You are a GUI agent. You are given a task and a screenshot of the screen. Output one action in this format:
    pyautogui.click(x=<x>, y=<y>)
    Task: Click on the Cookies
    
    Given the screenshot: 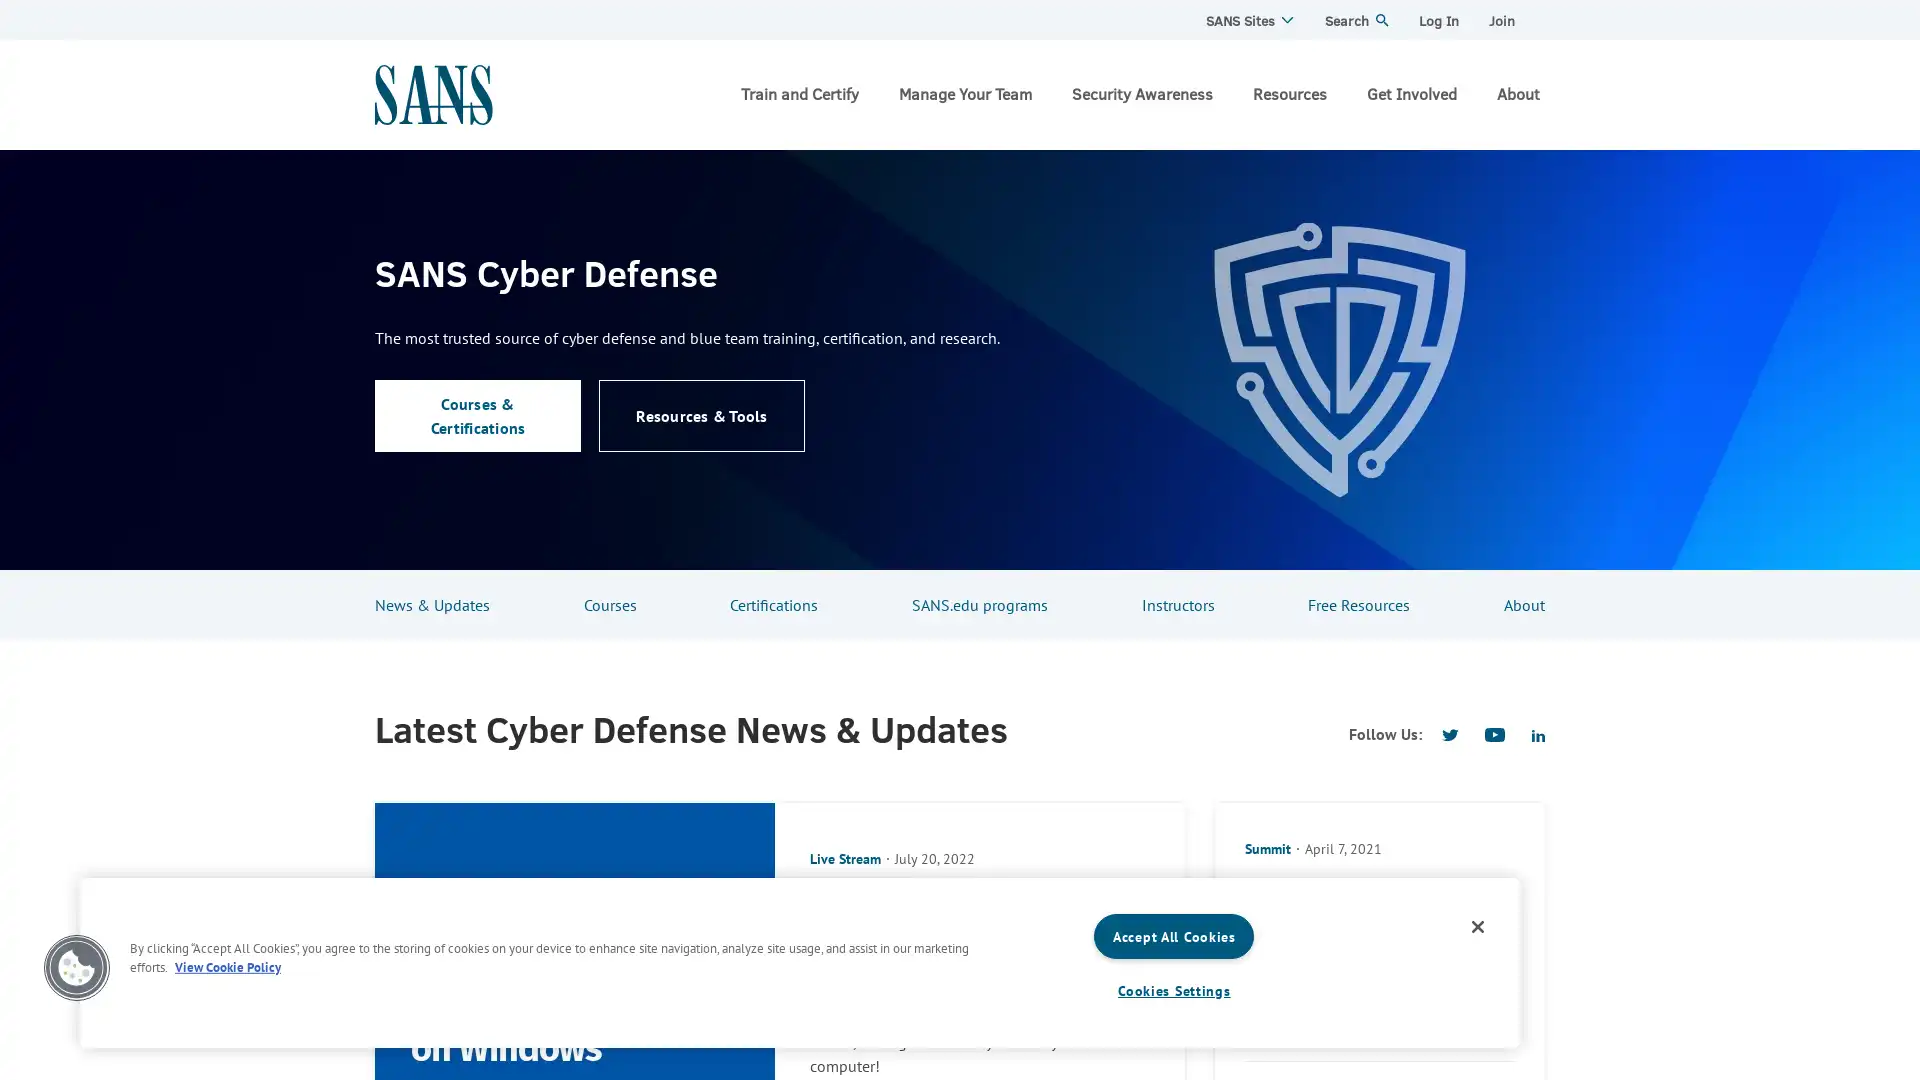 What is the action you would take?
    pyautogui.click(x=76, y=967)
    